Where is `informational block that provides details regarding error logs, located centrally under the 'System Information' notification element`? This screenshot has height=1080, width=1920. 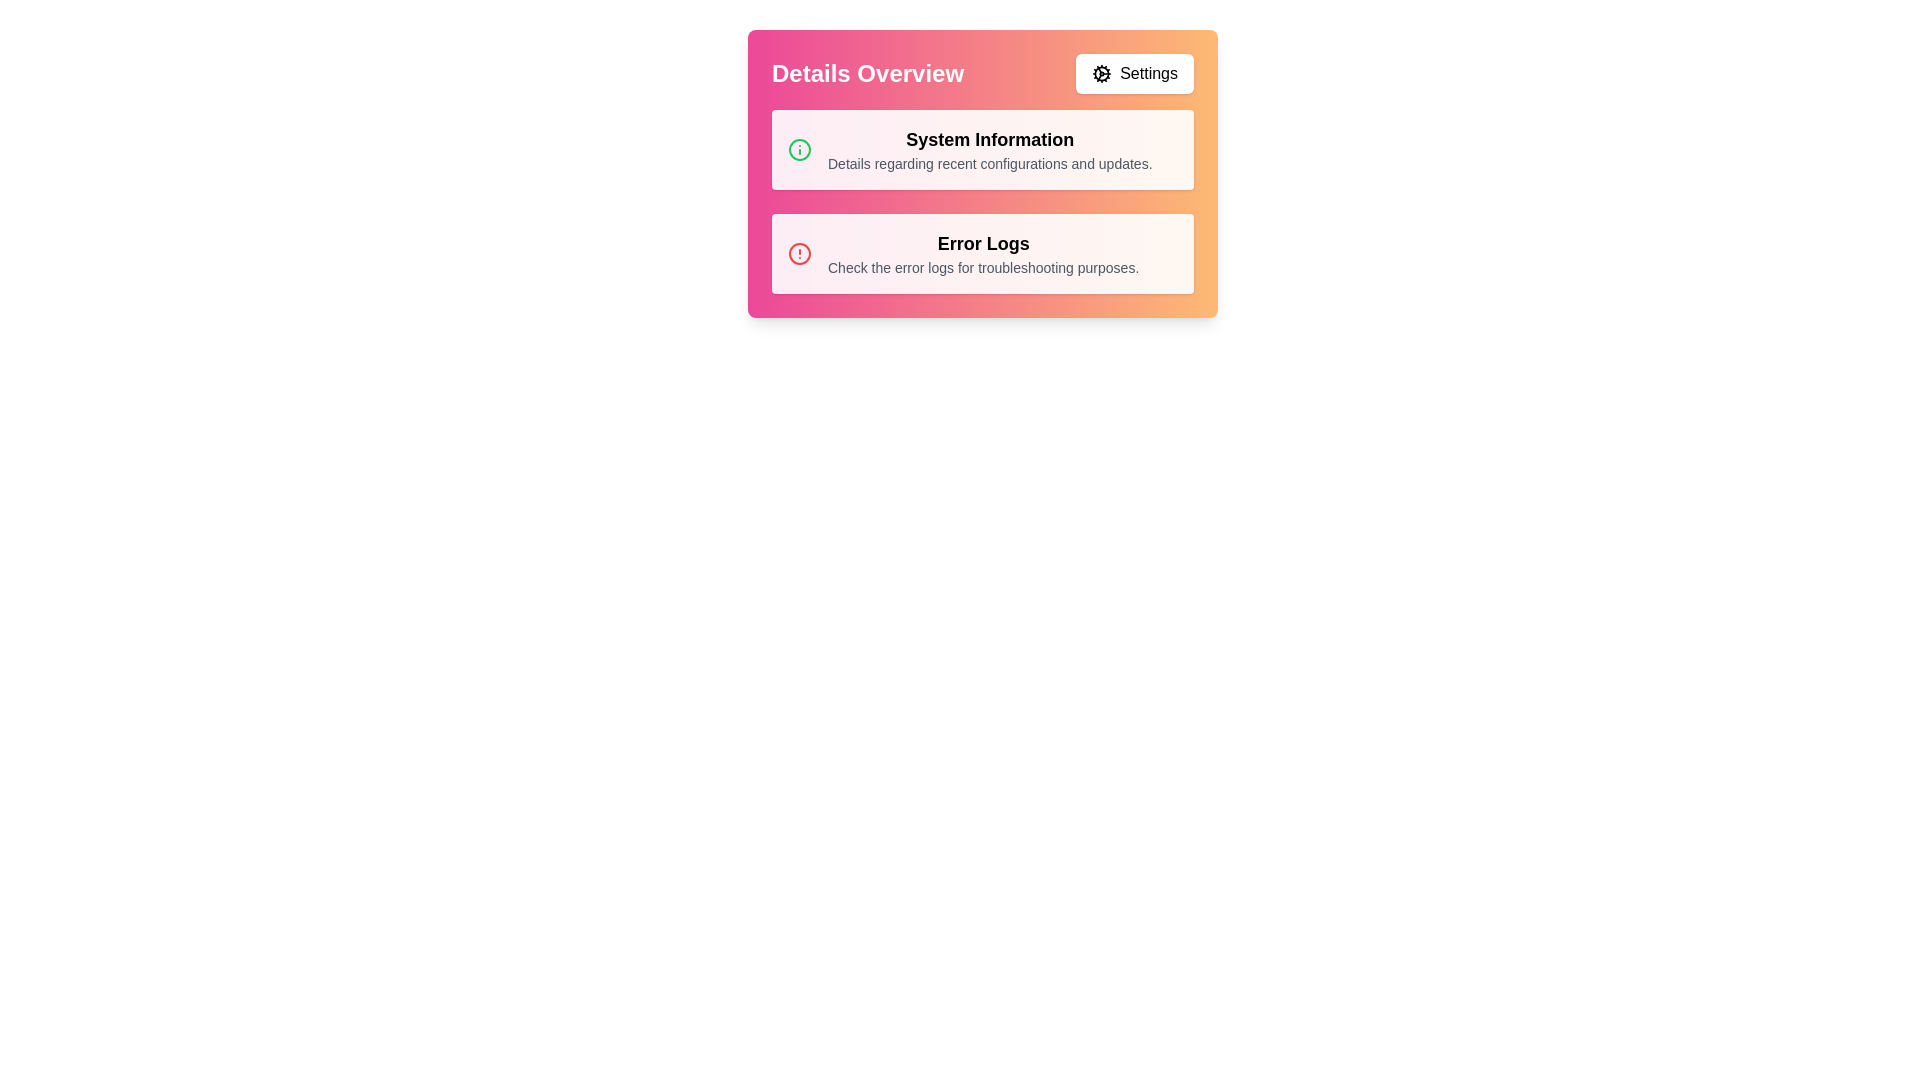
informational block that provides details regarding error logs, located centrally under the 'System Information' notification element is located at coordinates (983, 253).